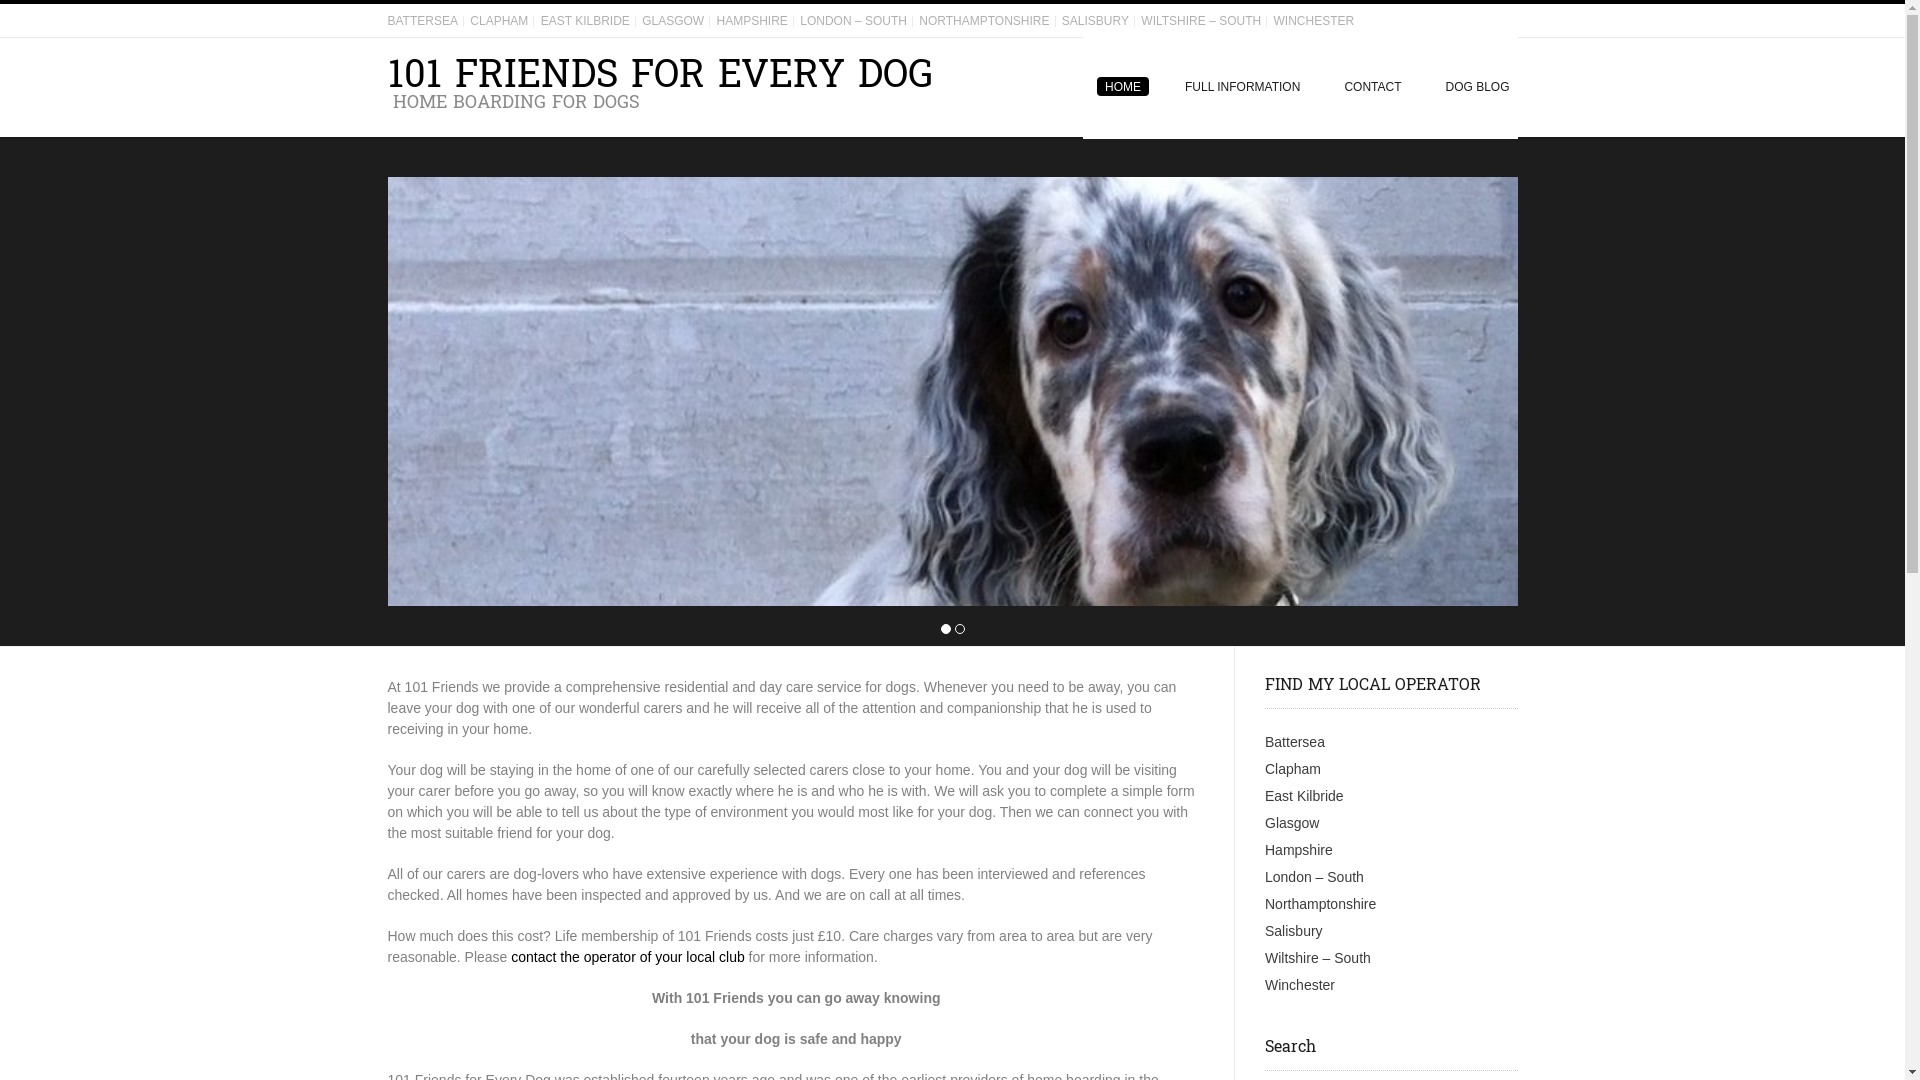 The image size is (1920, 1080). I want to click on '2', so click(958, 628).